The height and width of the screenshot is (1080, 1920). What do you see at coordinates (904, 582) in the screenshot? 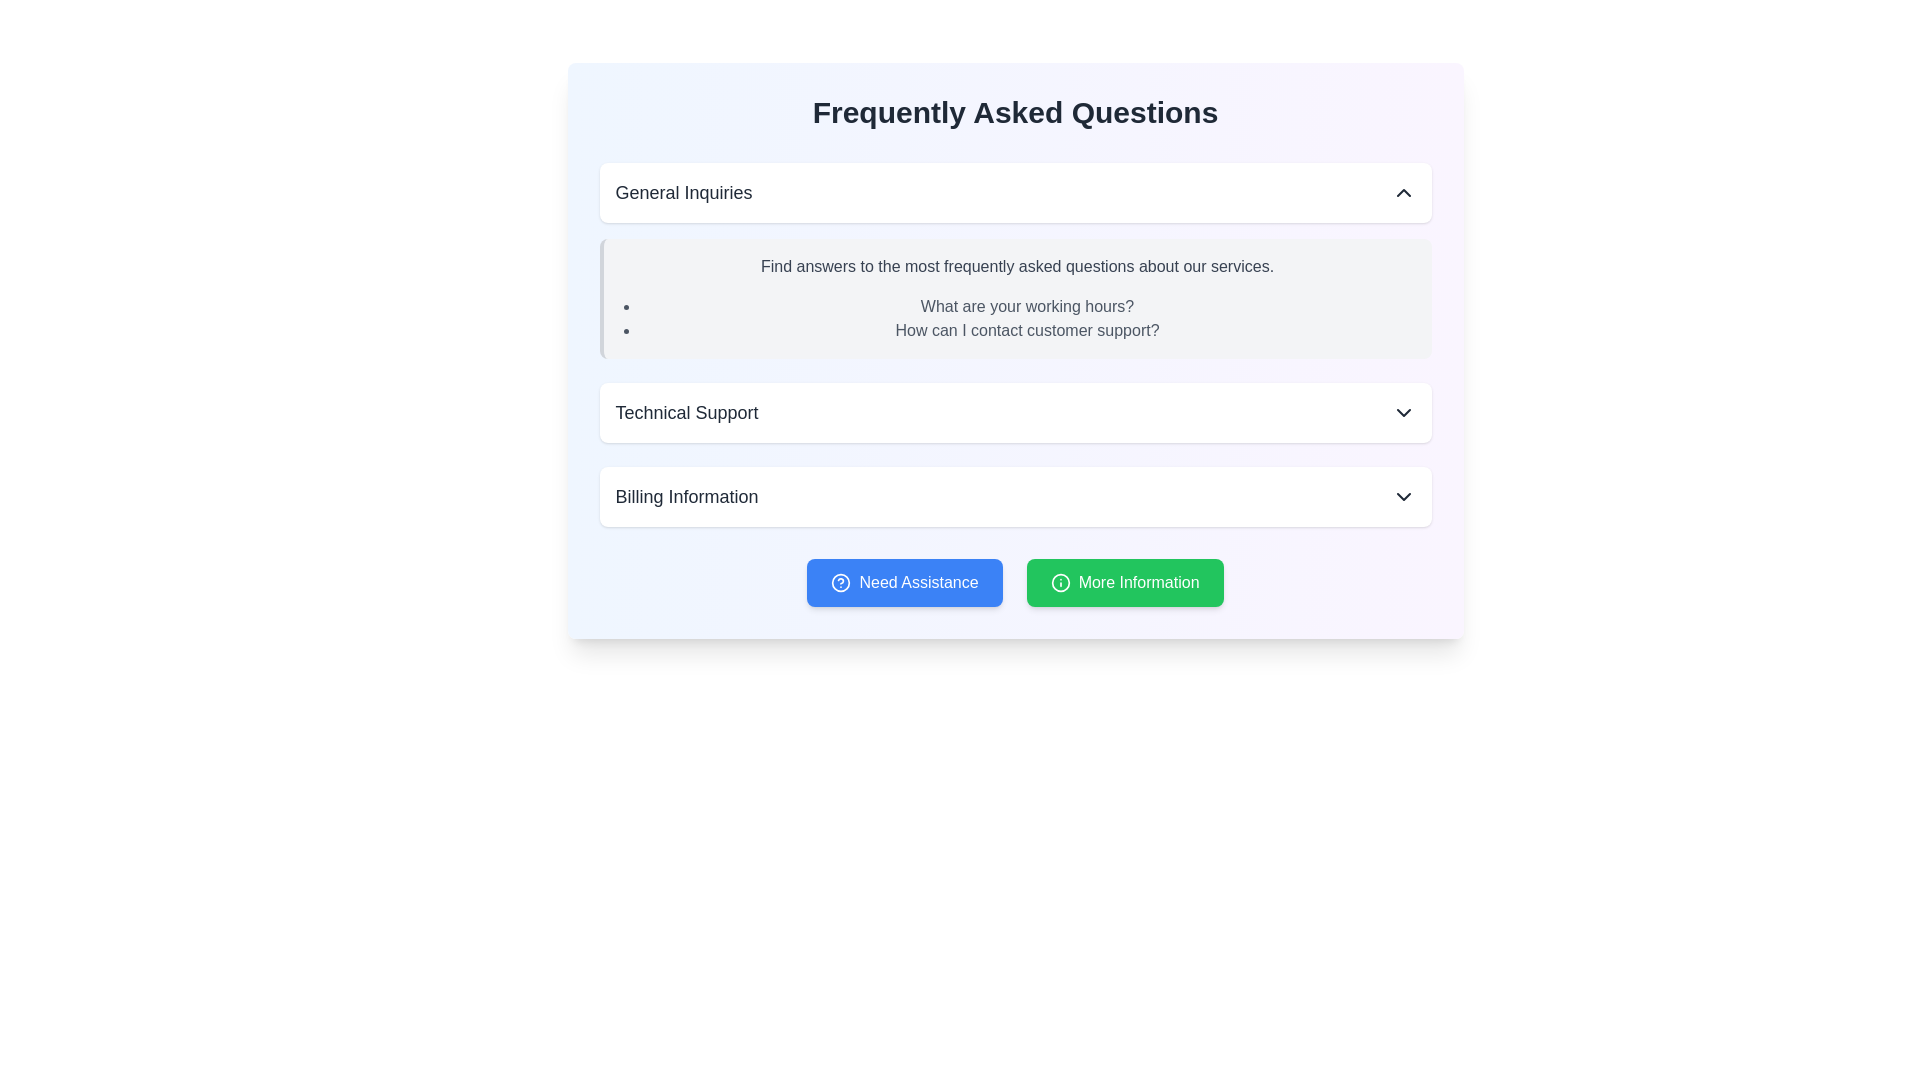
I see `the assistance button located at the leftmost position in the row of interactive buttons near the bottom of the main content area to trigger visual feedback such as a background color change` at bounding box center [904, 582].